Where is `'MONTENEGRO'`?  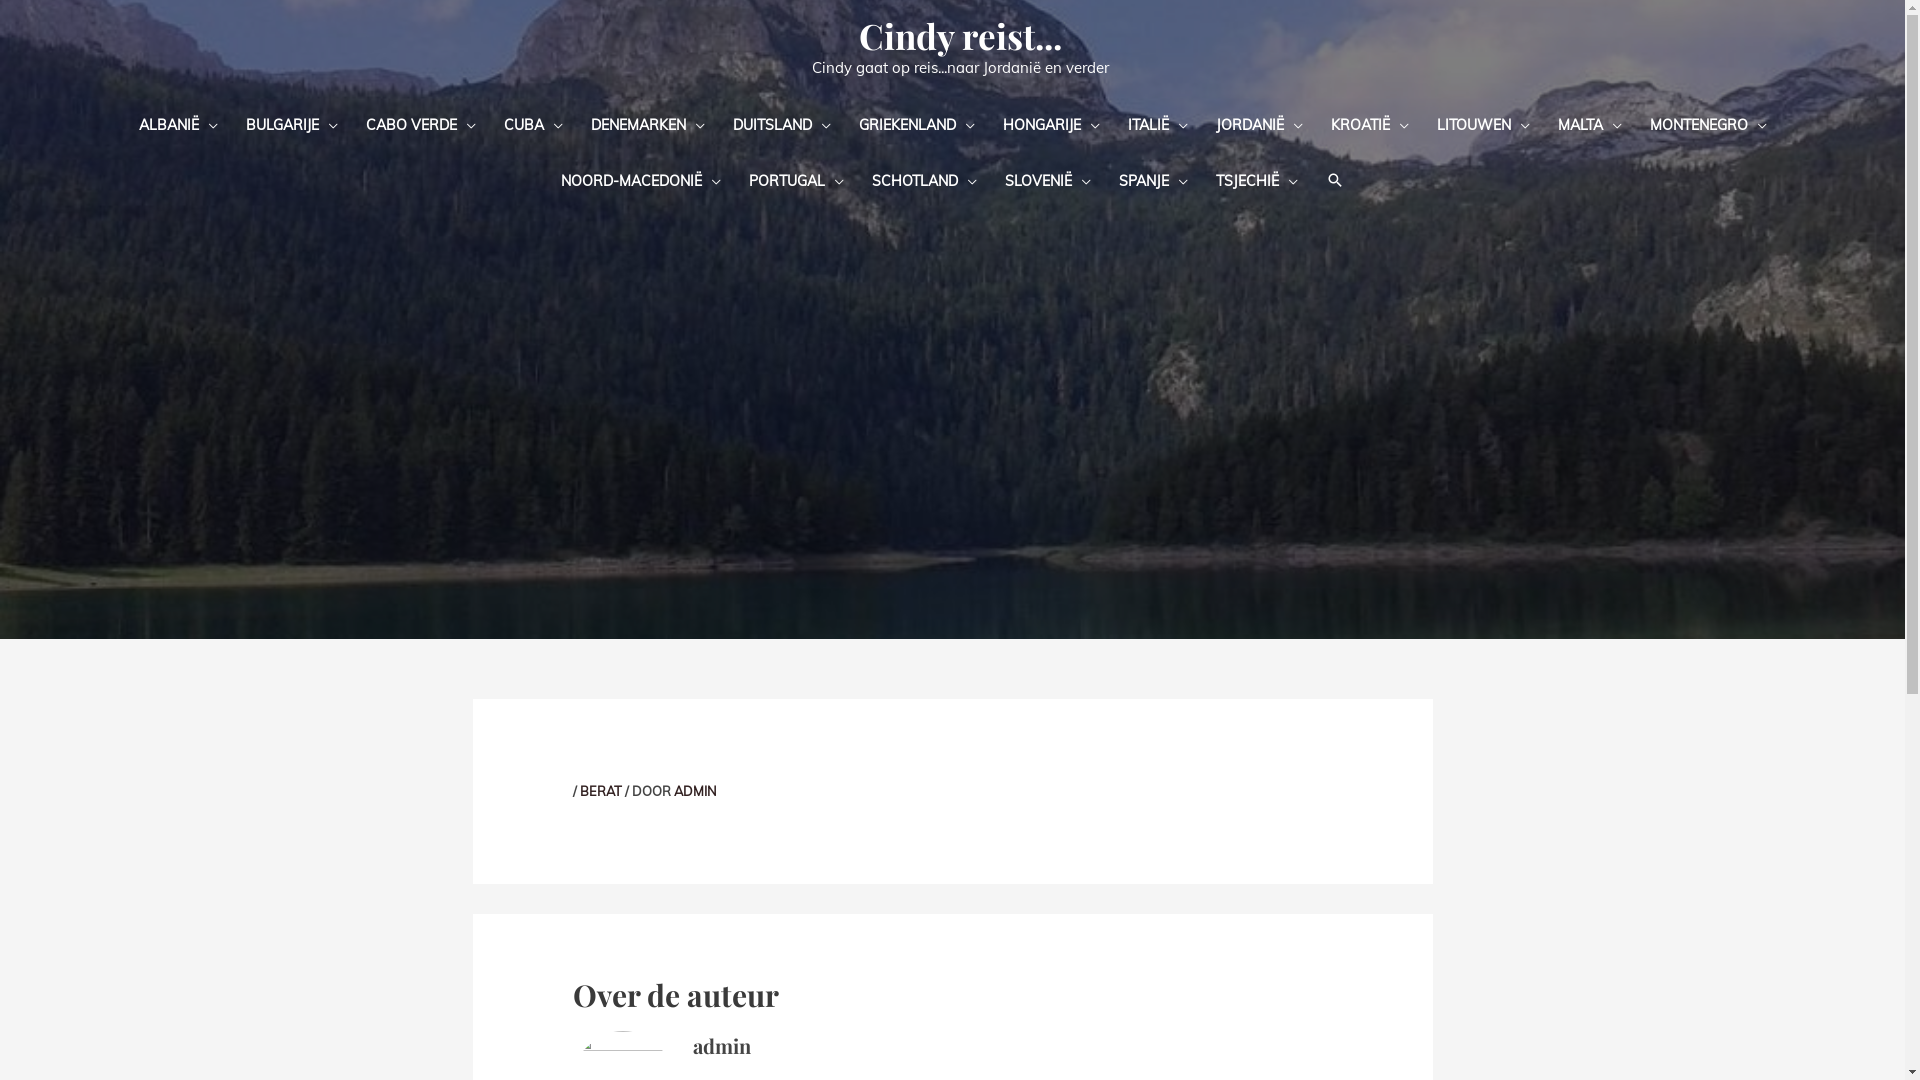 'MONTENEGRO' is located at coordinates (1707, 123).